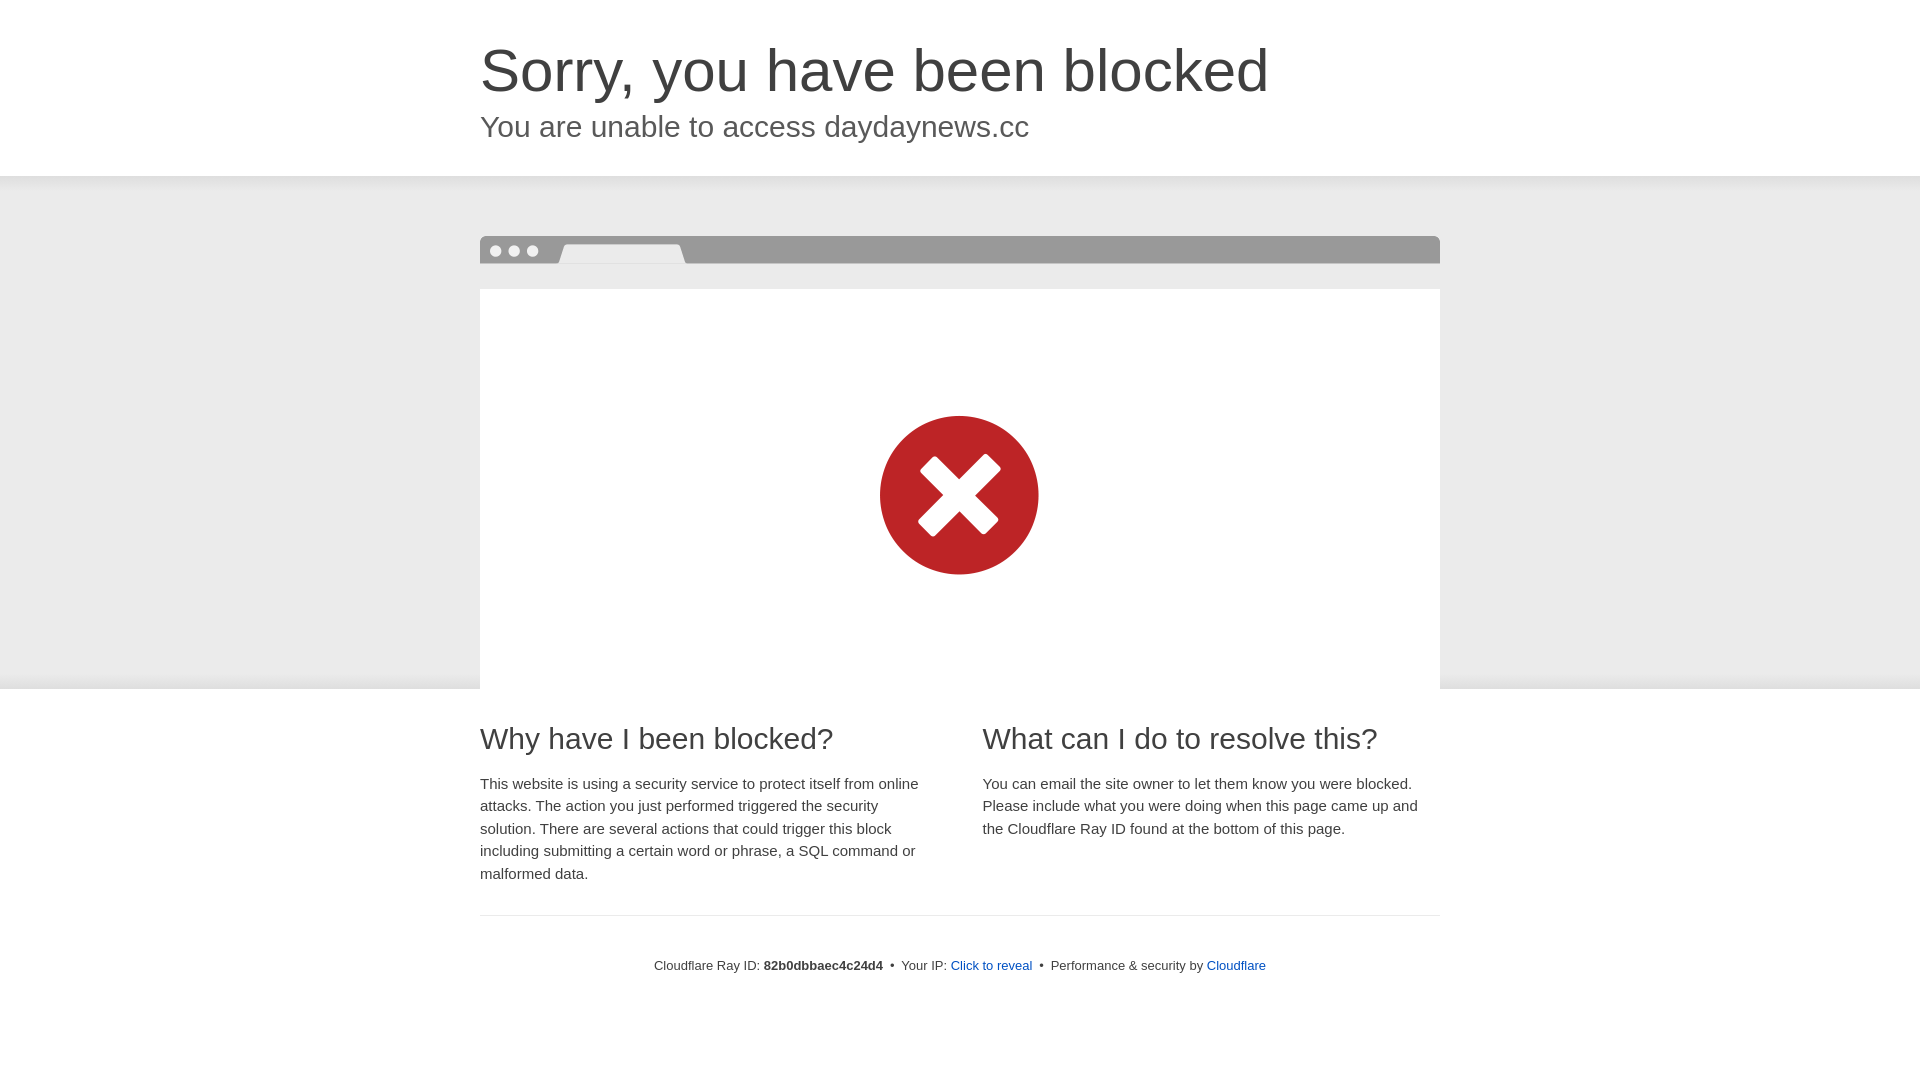 The width and height of the screenshot is (1920, 1080). I want to click on 'Cloudflare', so click(1235, 964).